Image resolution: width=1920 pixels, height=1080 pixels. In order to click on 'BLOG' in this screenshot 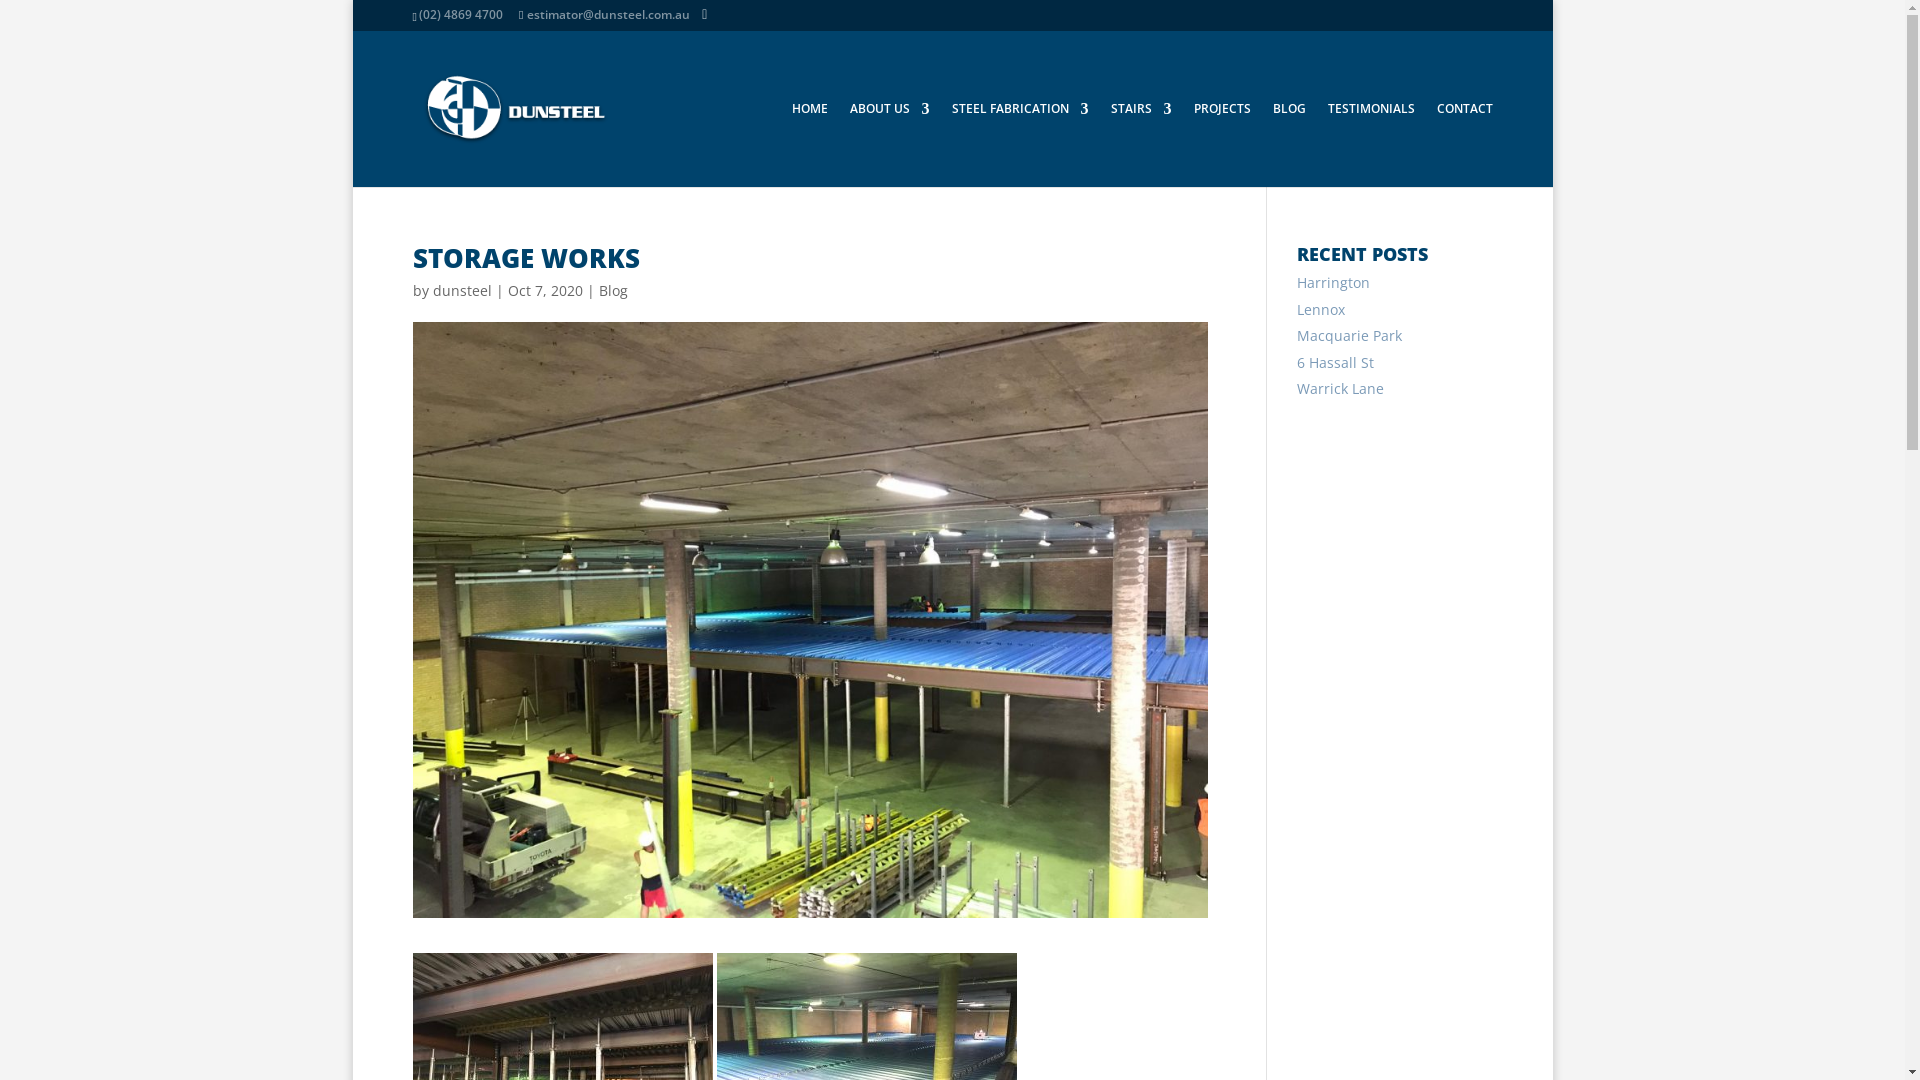, I will do `click(1288, 143)`.